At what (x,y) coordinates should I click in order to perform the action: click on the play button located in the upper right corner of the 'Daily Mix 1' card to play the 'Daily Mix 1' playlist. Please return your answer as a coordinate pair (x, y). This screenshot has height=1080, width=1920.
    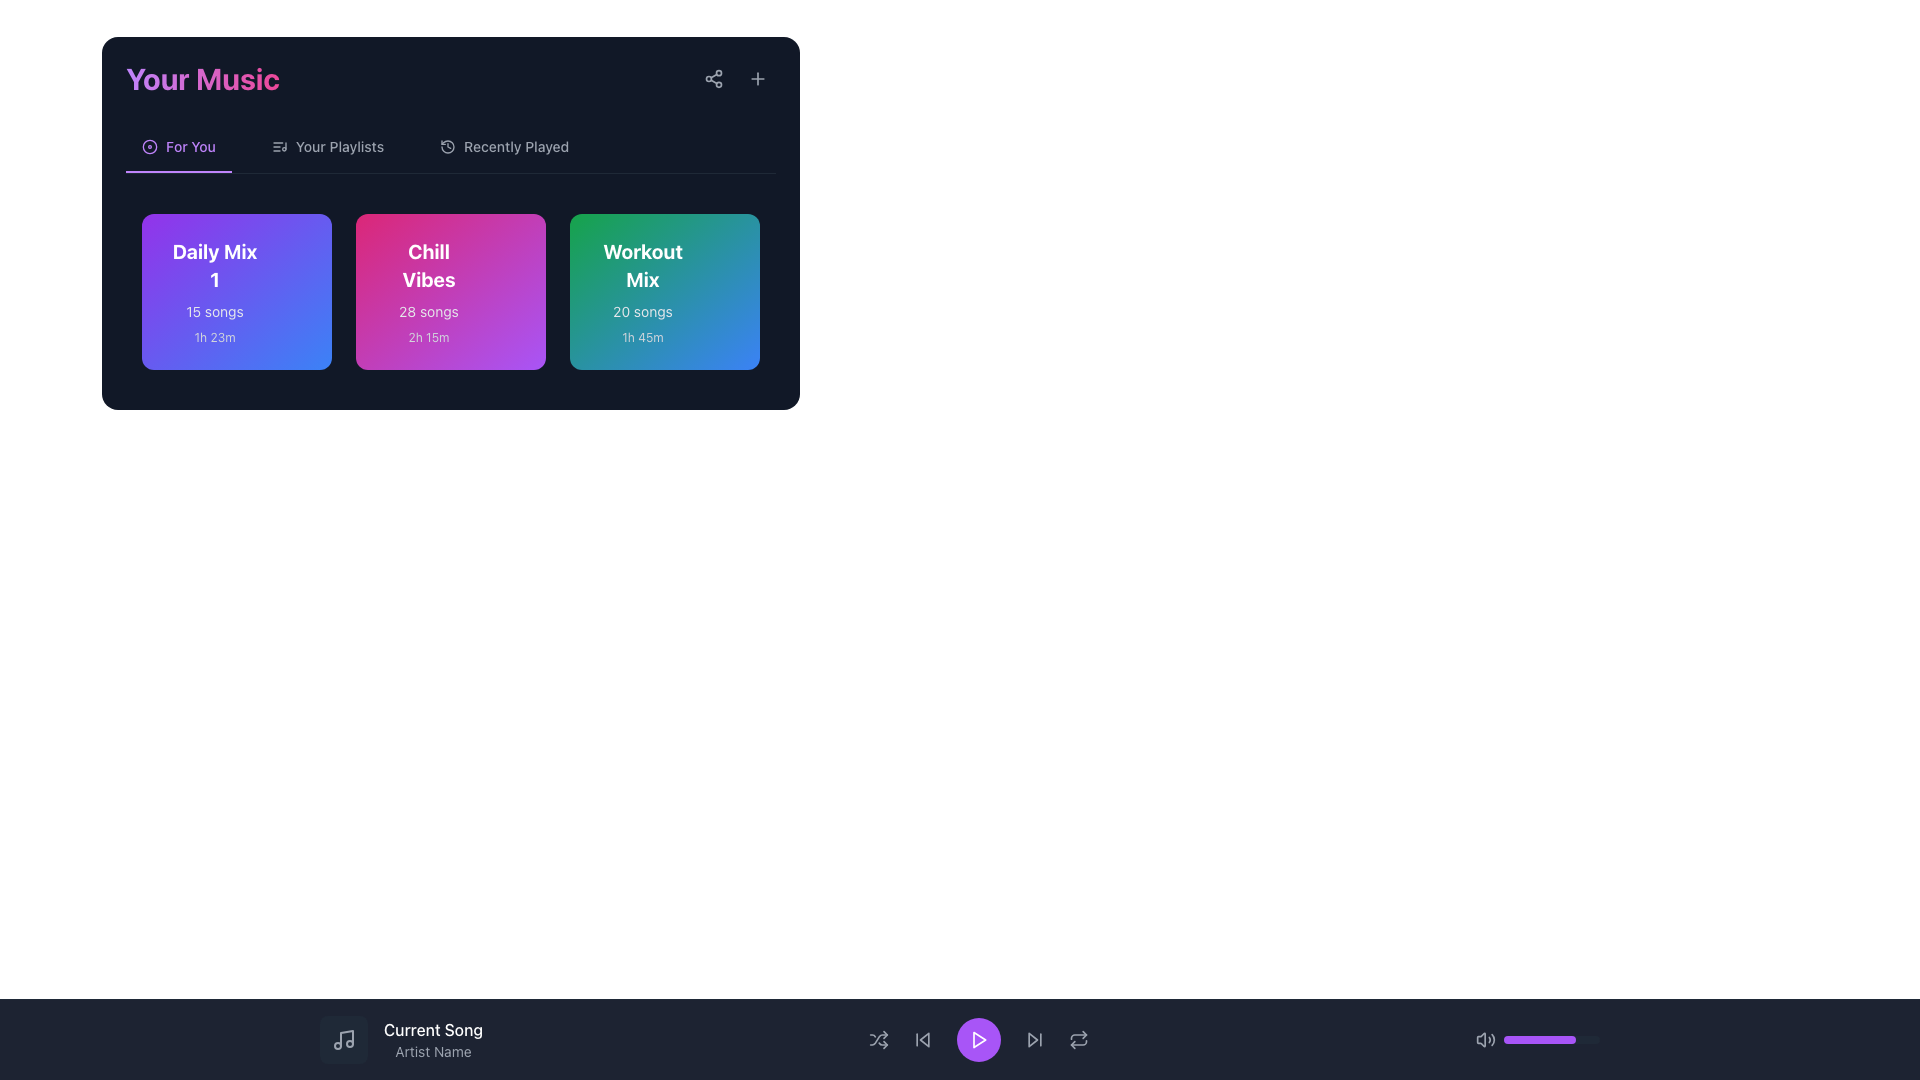
    Looking at the image, I should click on (285, 258).